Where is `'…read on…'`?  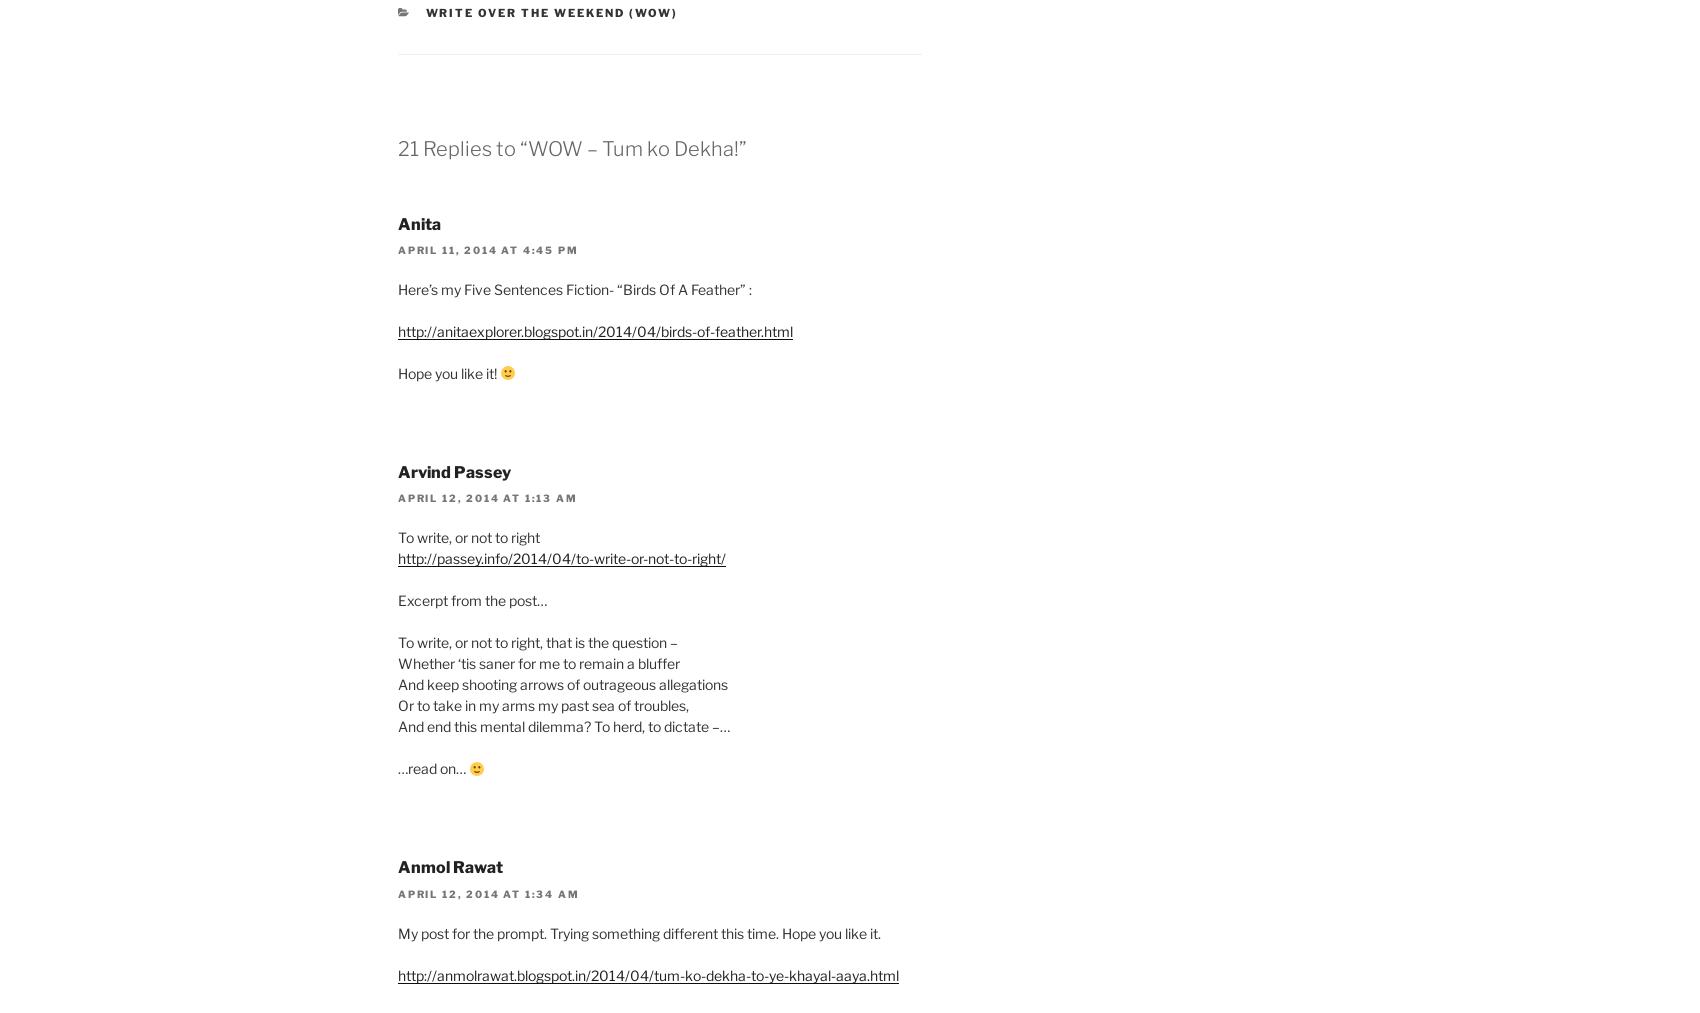
'…read on…' is located at coordinates (396, 768).